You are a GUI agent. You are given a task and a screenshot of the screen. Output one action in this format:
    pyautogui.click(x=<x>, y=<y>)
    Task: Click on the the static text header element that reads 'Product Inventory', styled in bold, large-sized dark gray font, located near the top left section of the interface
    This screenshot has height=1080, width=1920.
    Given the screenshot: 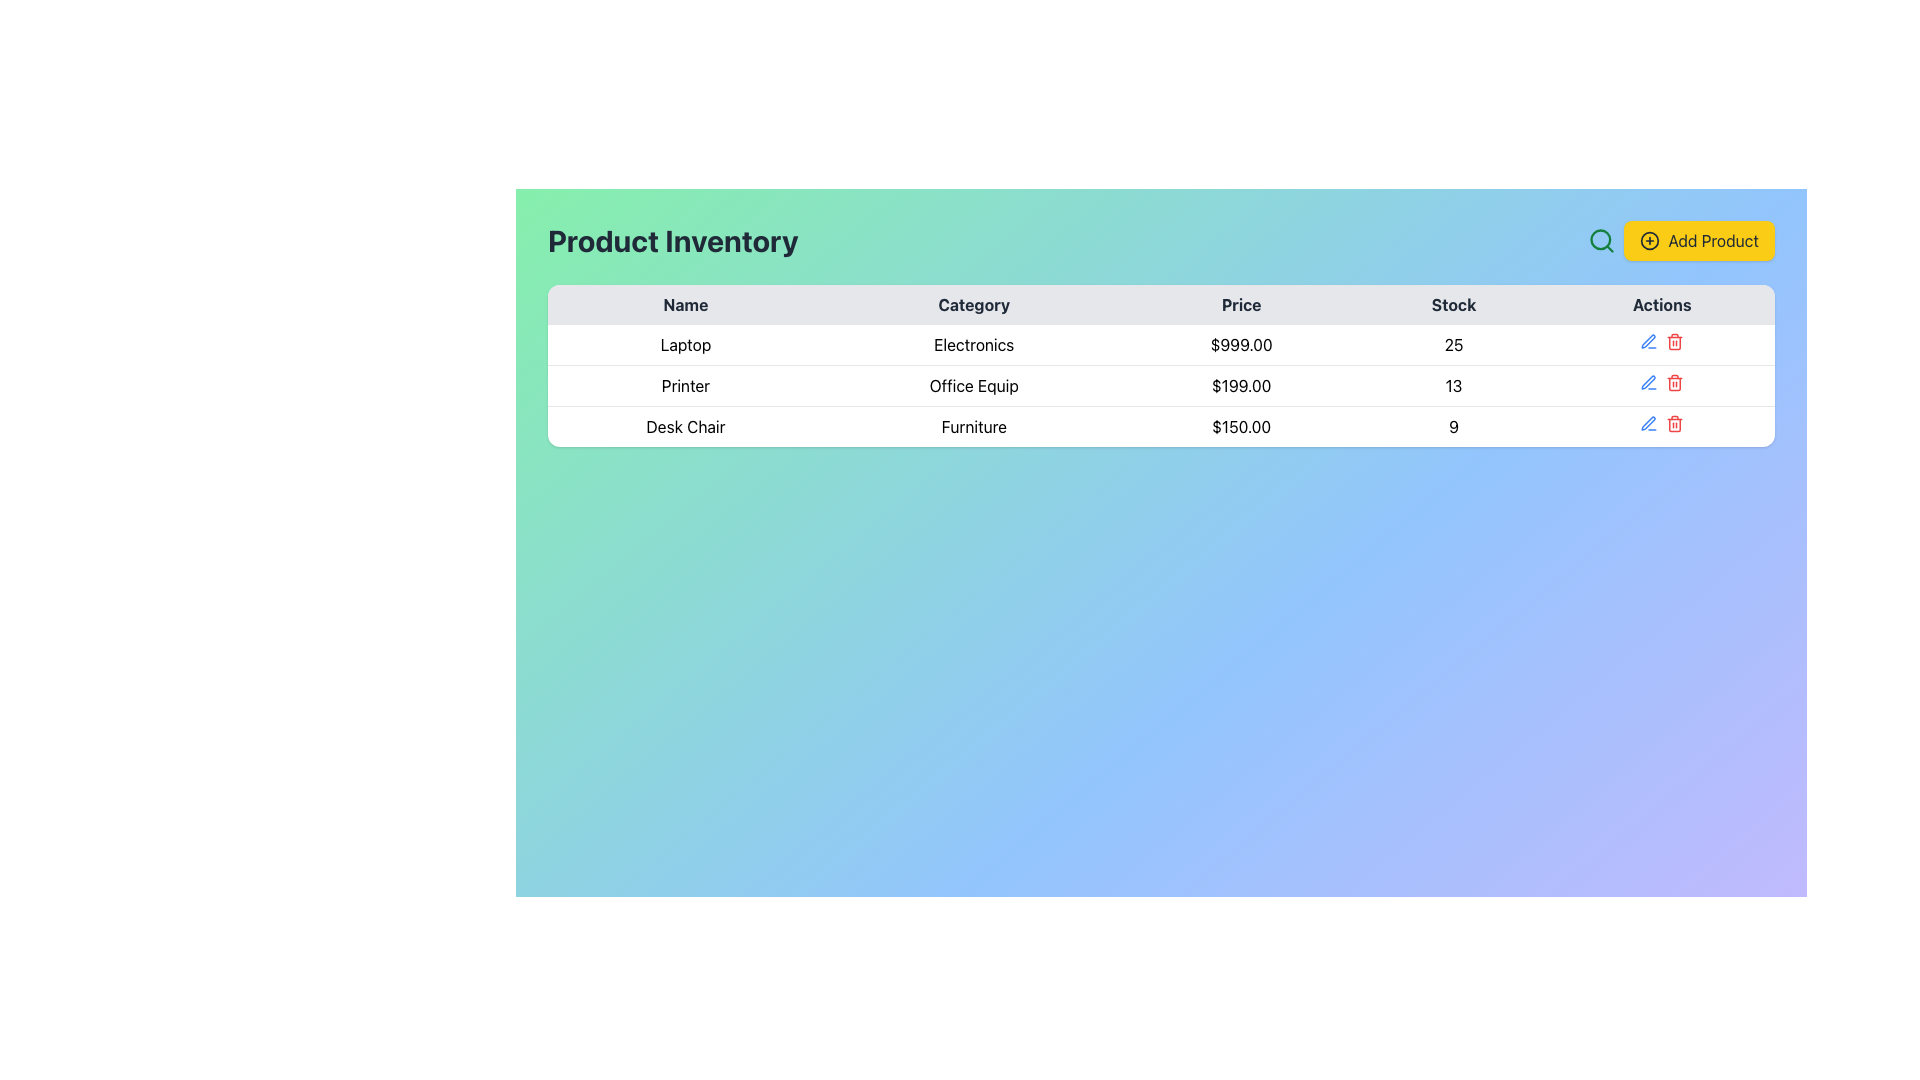 What is the action you would take?
    pyautogui.click(x=673, y=239)
    